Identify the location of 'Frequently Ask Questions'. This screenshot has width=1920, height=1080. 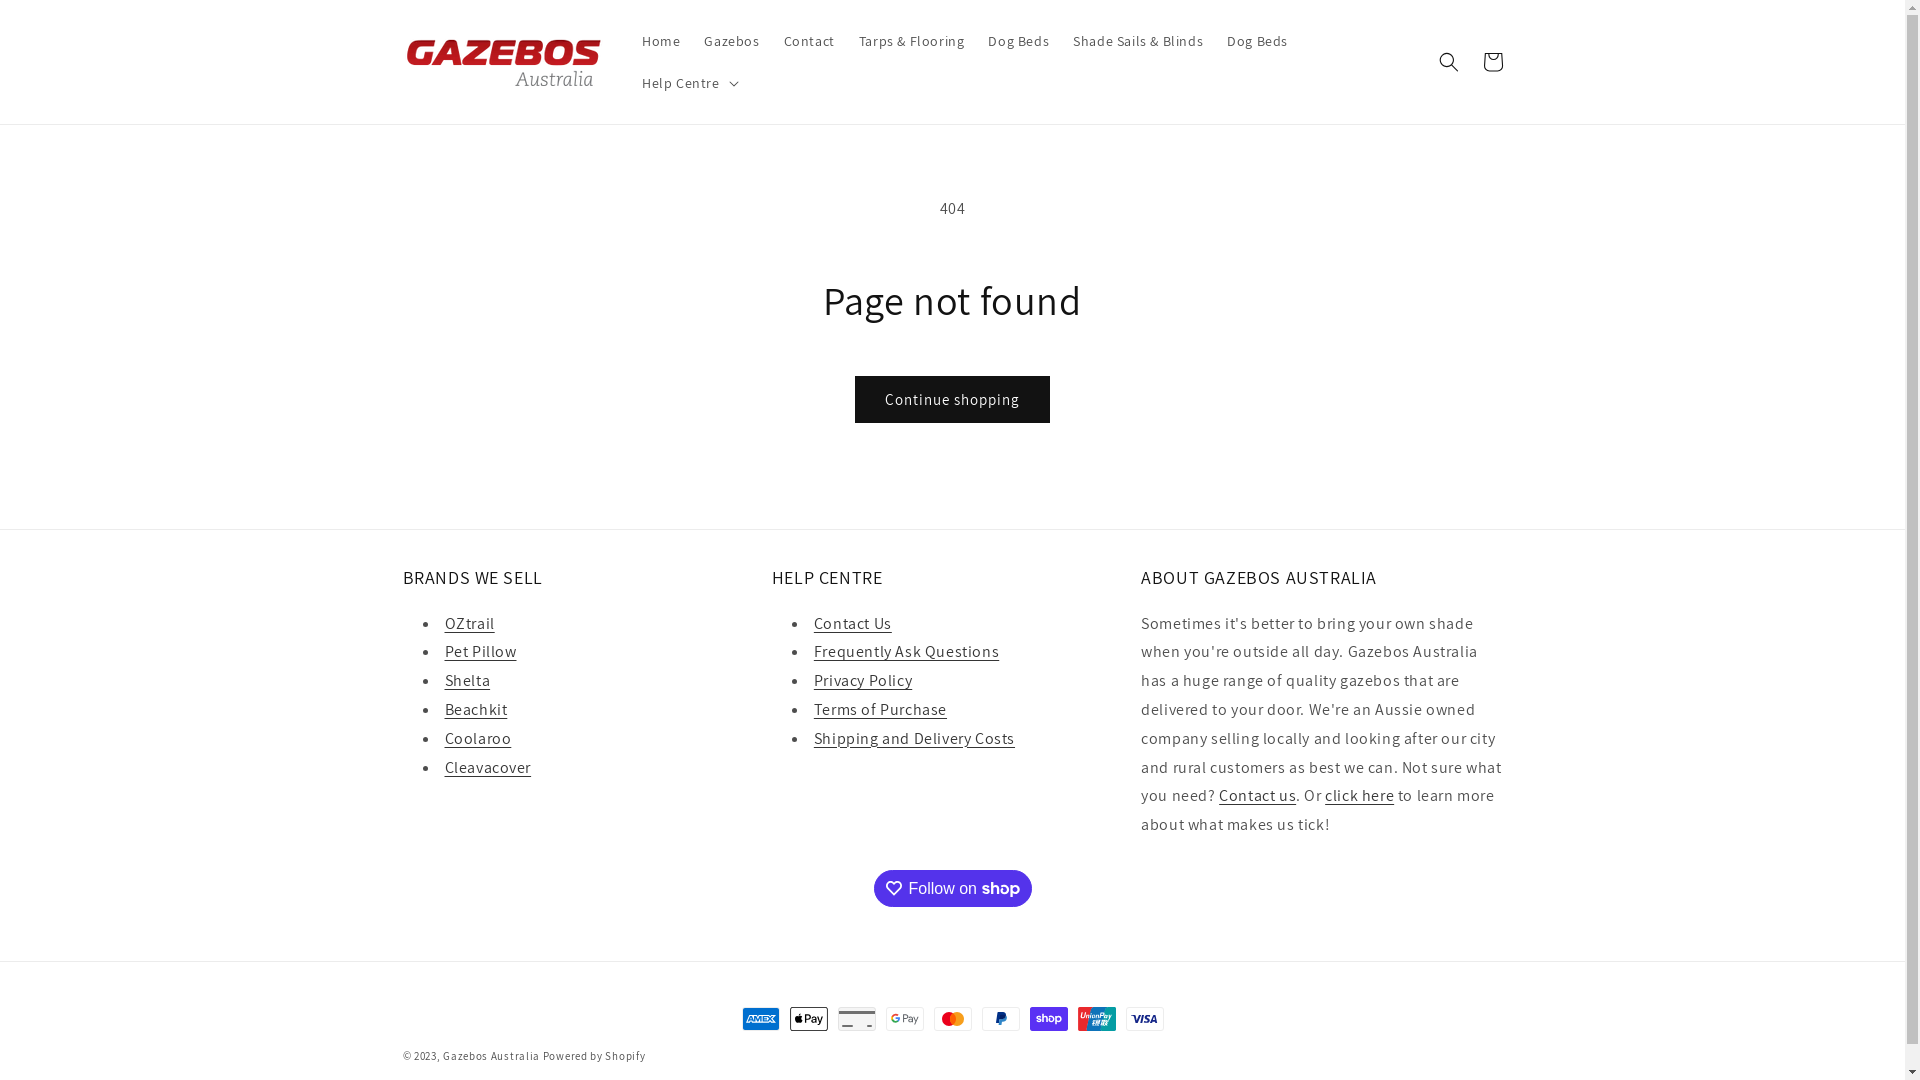
(905, 651).